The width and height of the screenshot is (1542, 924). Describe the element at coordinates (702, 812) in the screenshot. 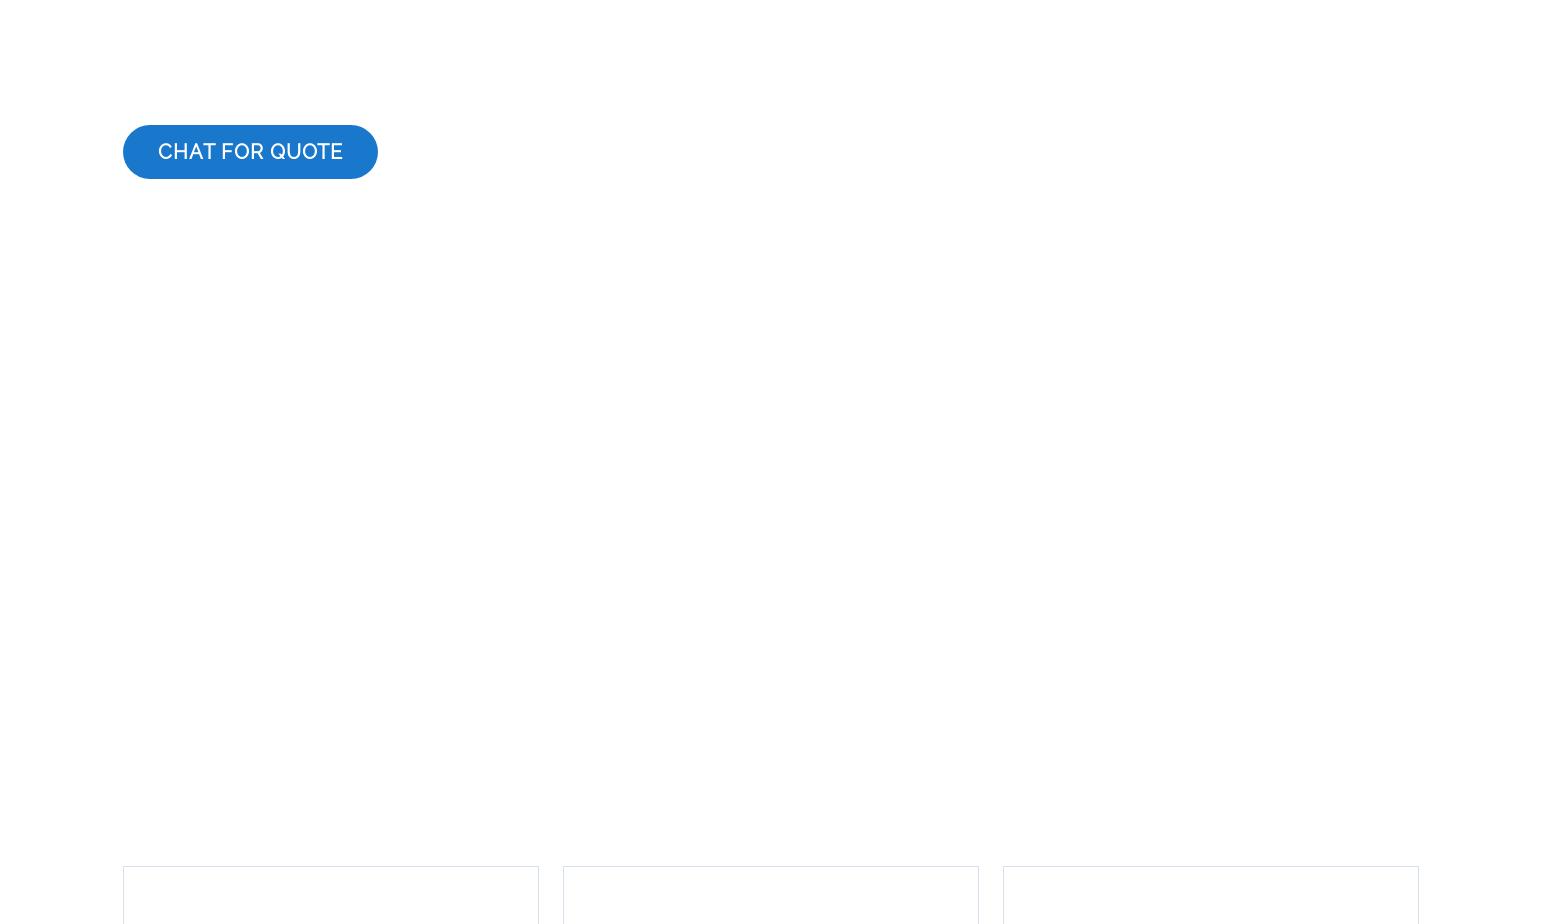

I see `'UK'` at that location.